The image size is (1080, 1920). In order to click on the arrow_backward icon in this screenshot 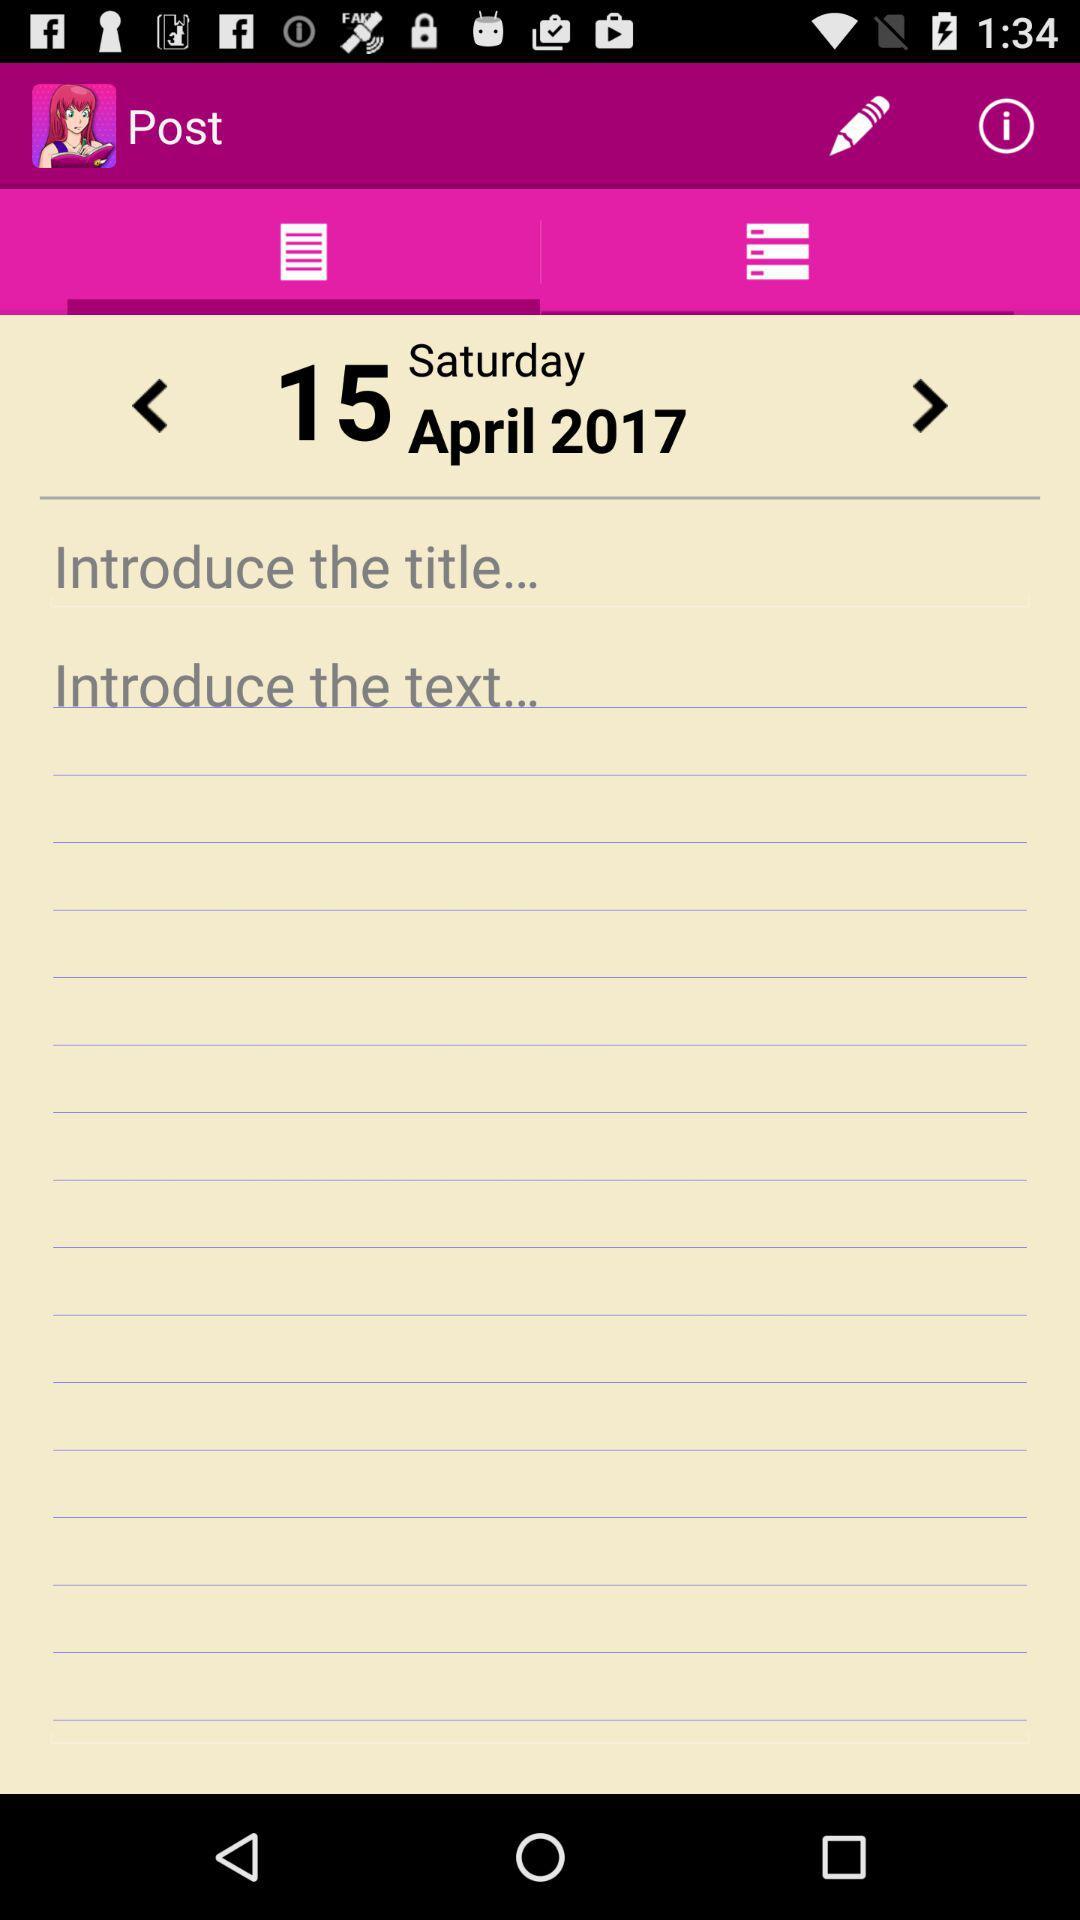, I will do `click(148, 433)`.